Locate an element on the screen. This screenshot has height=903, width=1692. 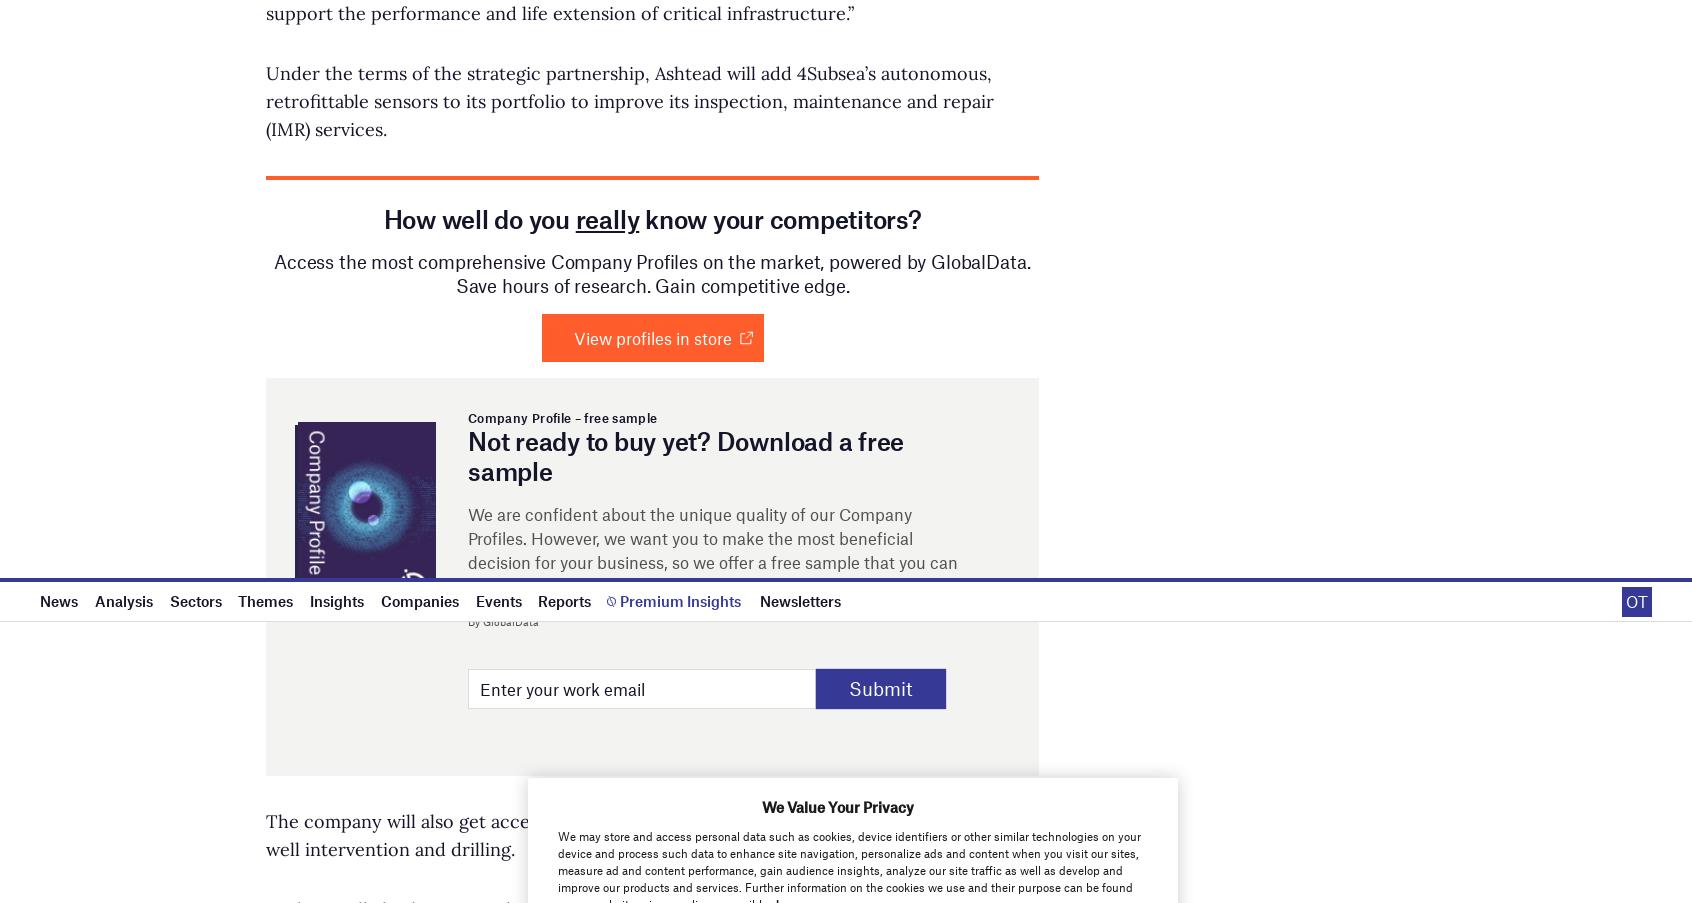
'Powered by' is located at coordinates (1317, 156).